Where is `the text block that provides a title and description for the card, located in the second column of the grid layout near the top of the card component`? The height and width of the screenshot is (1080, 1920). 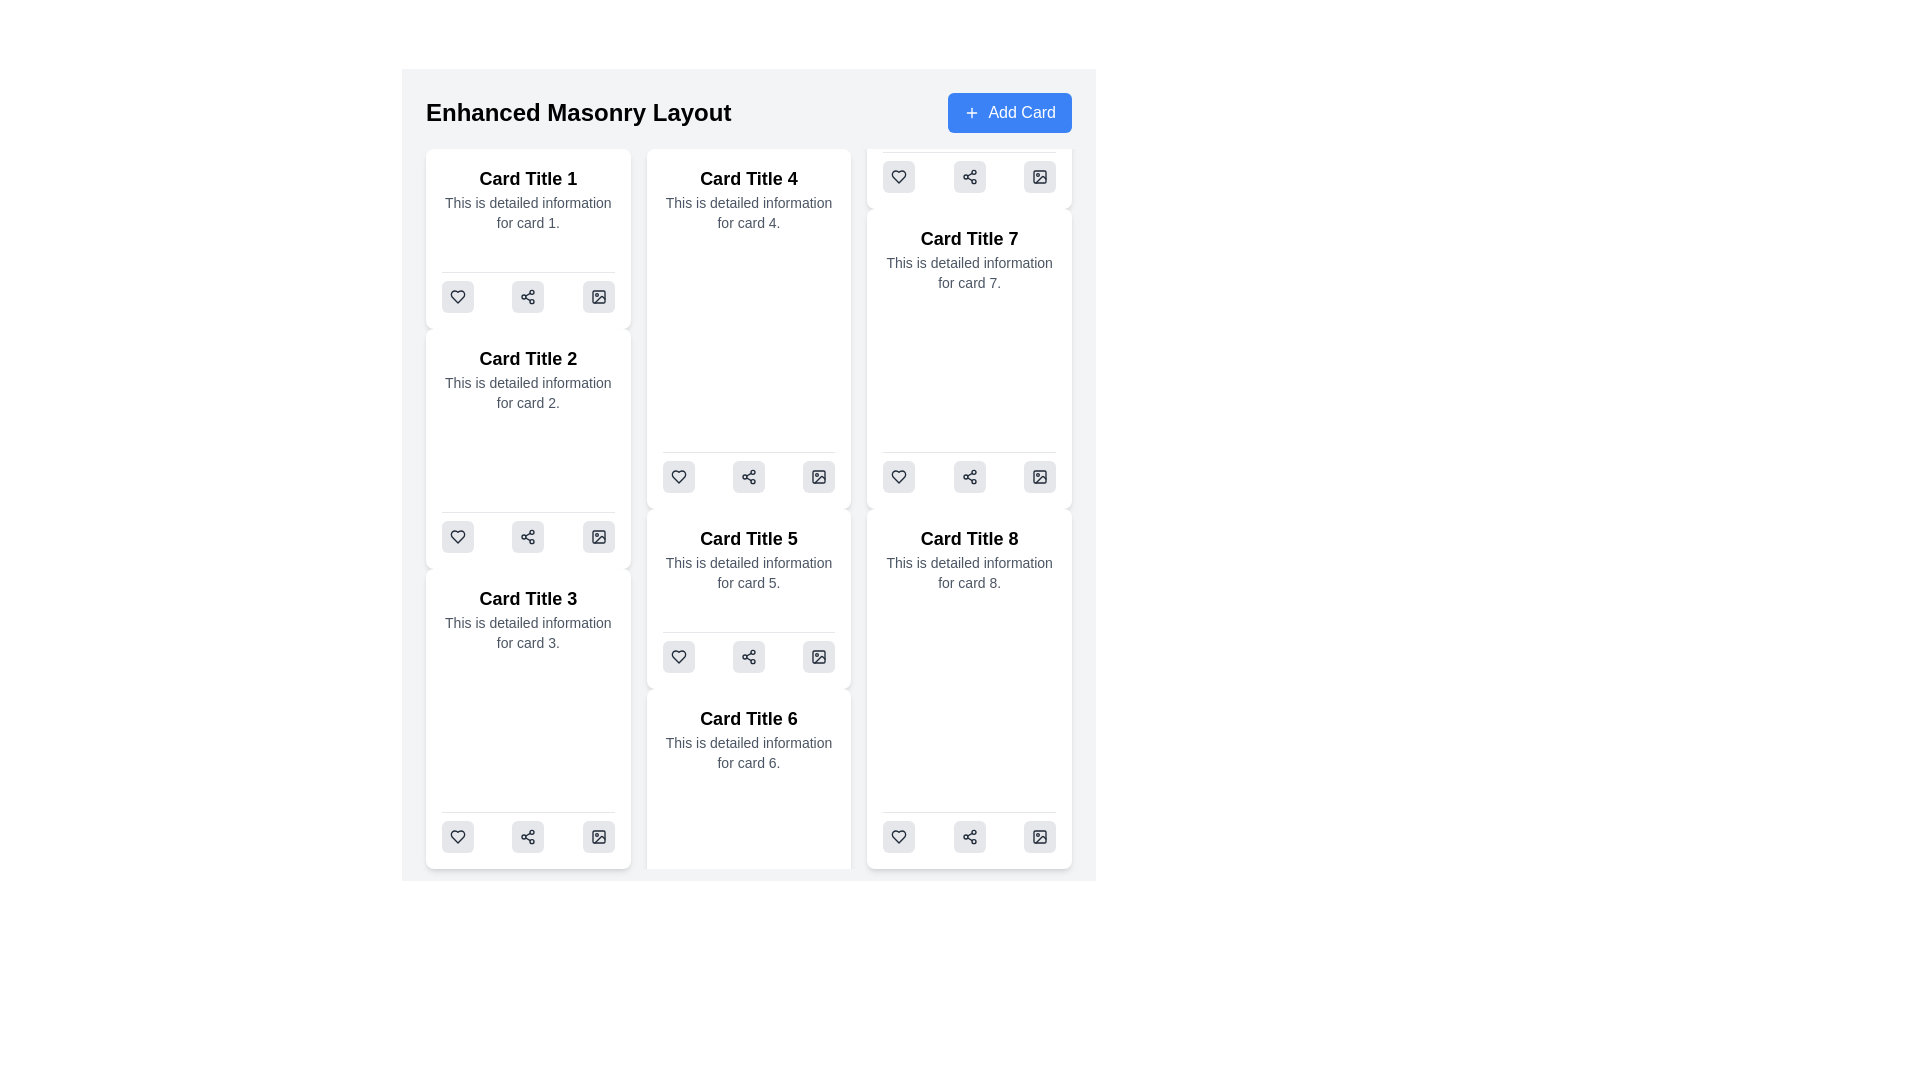 the text block that provides a title and description for the card, located in the second column of the grid layout near the top of the card component is located at coordinates (747, 199).